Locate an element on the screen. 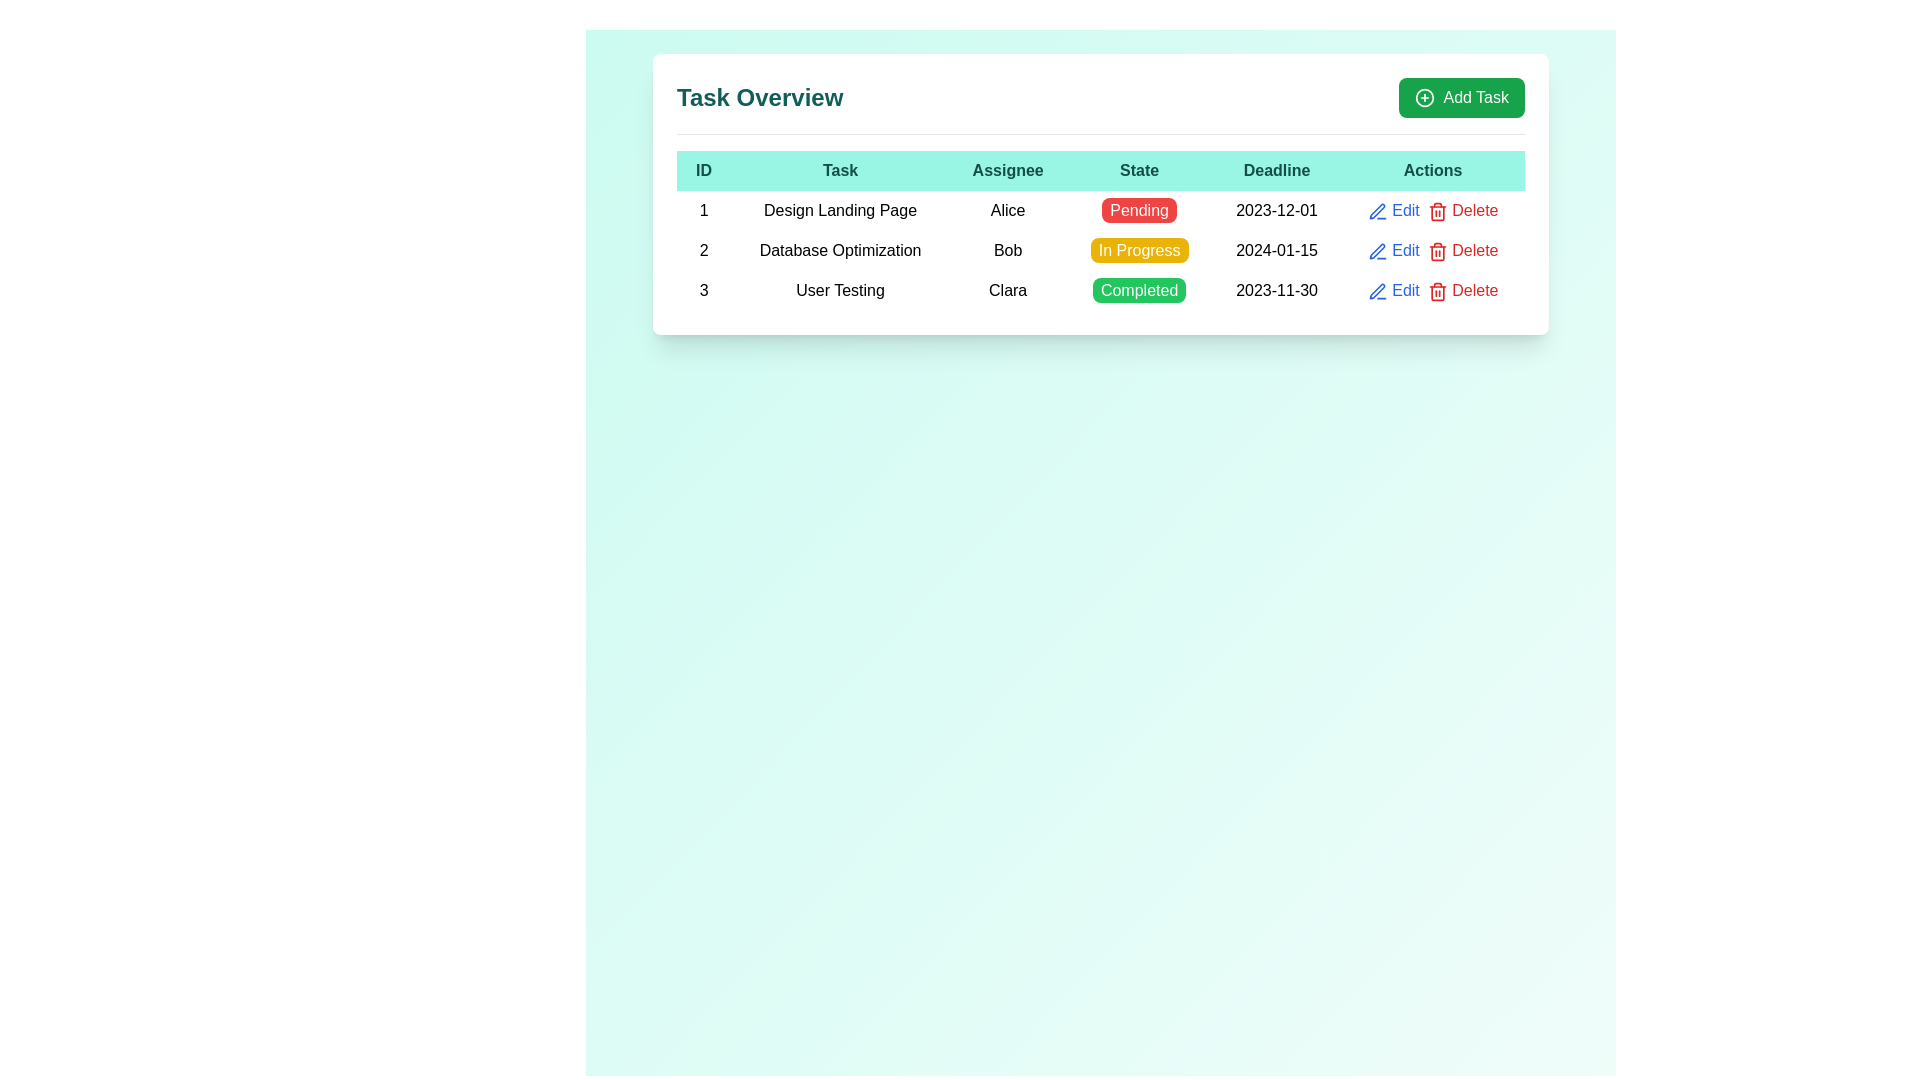  the identifier text in the third row of the table under the 'ID' column, which allows users to reference or recognize the data in the row is located at coordinates (704, 290).